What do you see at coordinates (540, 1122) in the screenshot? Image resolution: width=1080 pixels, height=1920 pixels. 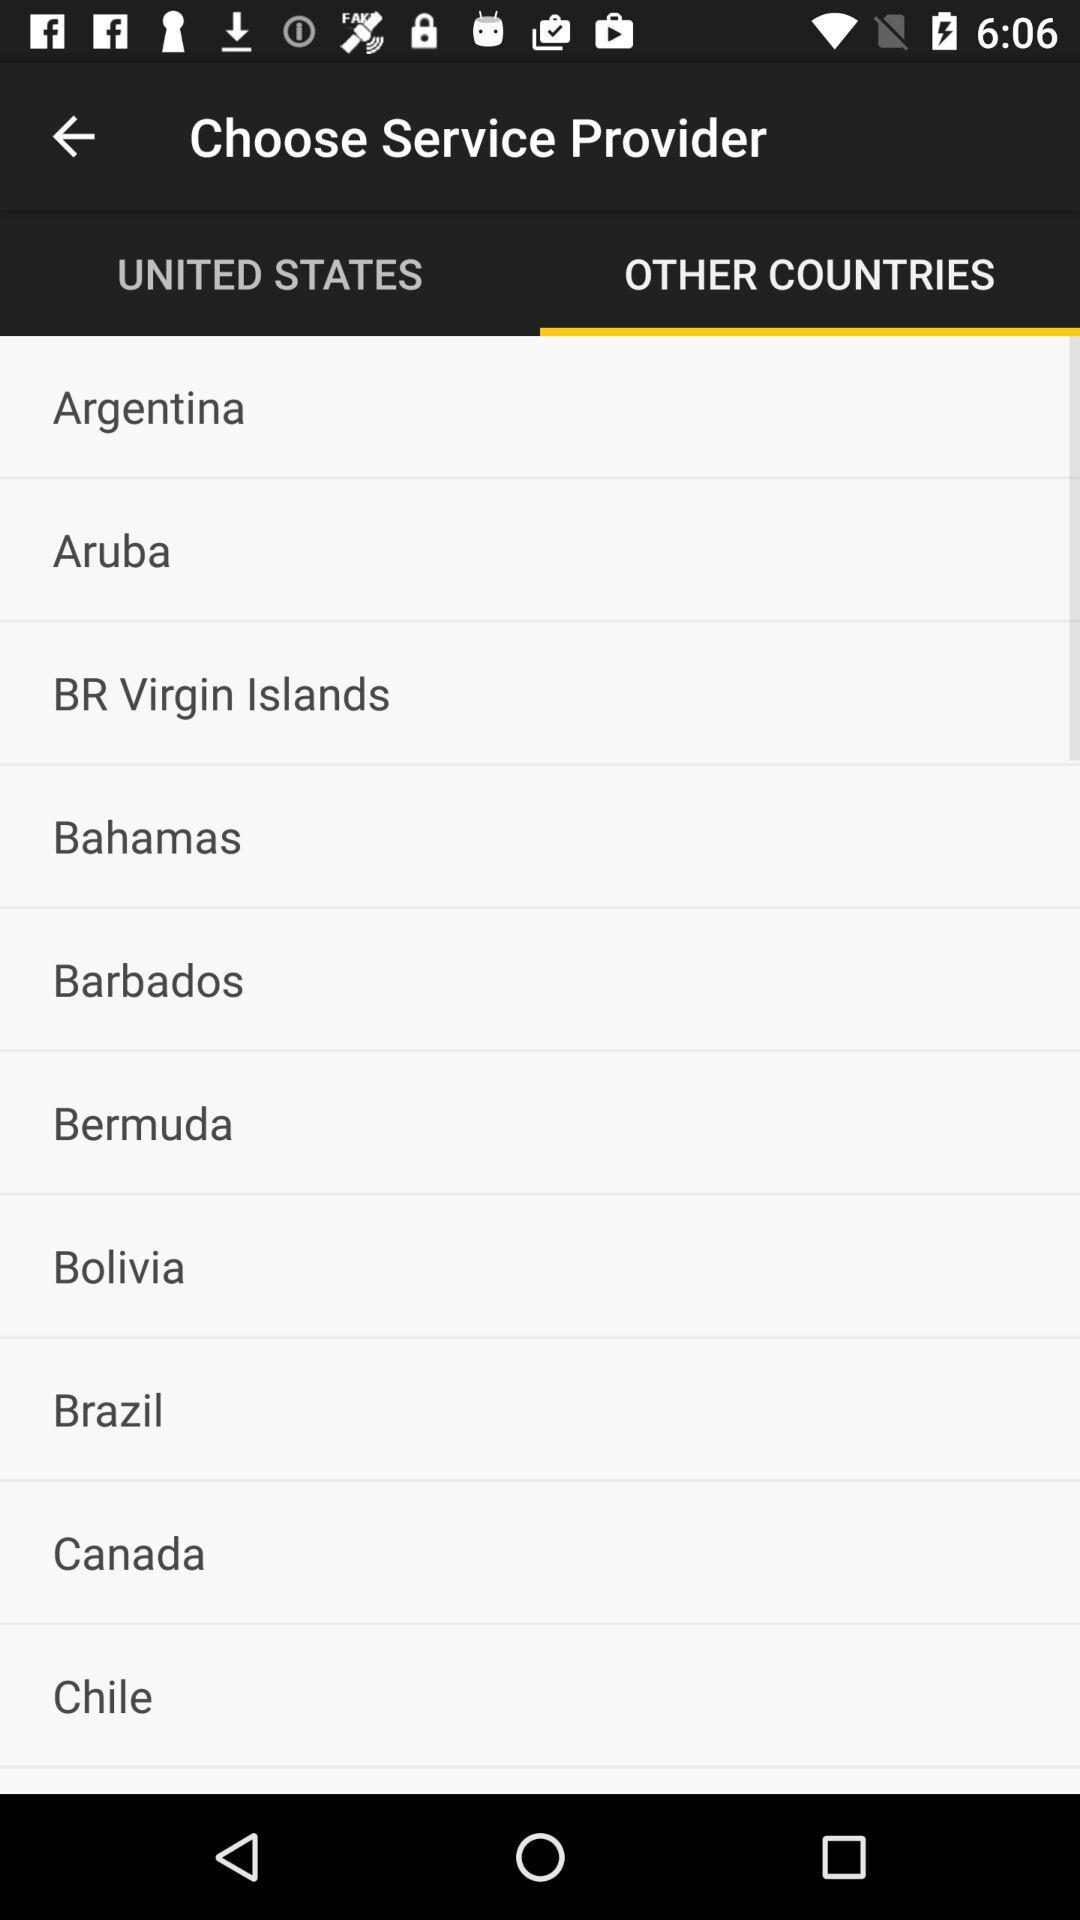 I see `item above the bolivia icon` at bounding box center [540, 1122].